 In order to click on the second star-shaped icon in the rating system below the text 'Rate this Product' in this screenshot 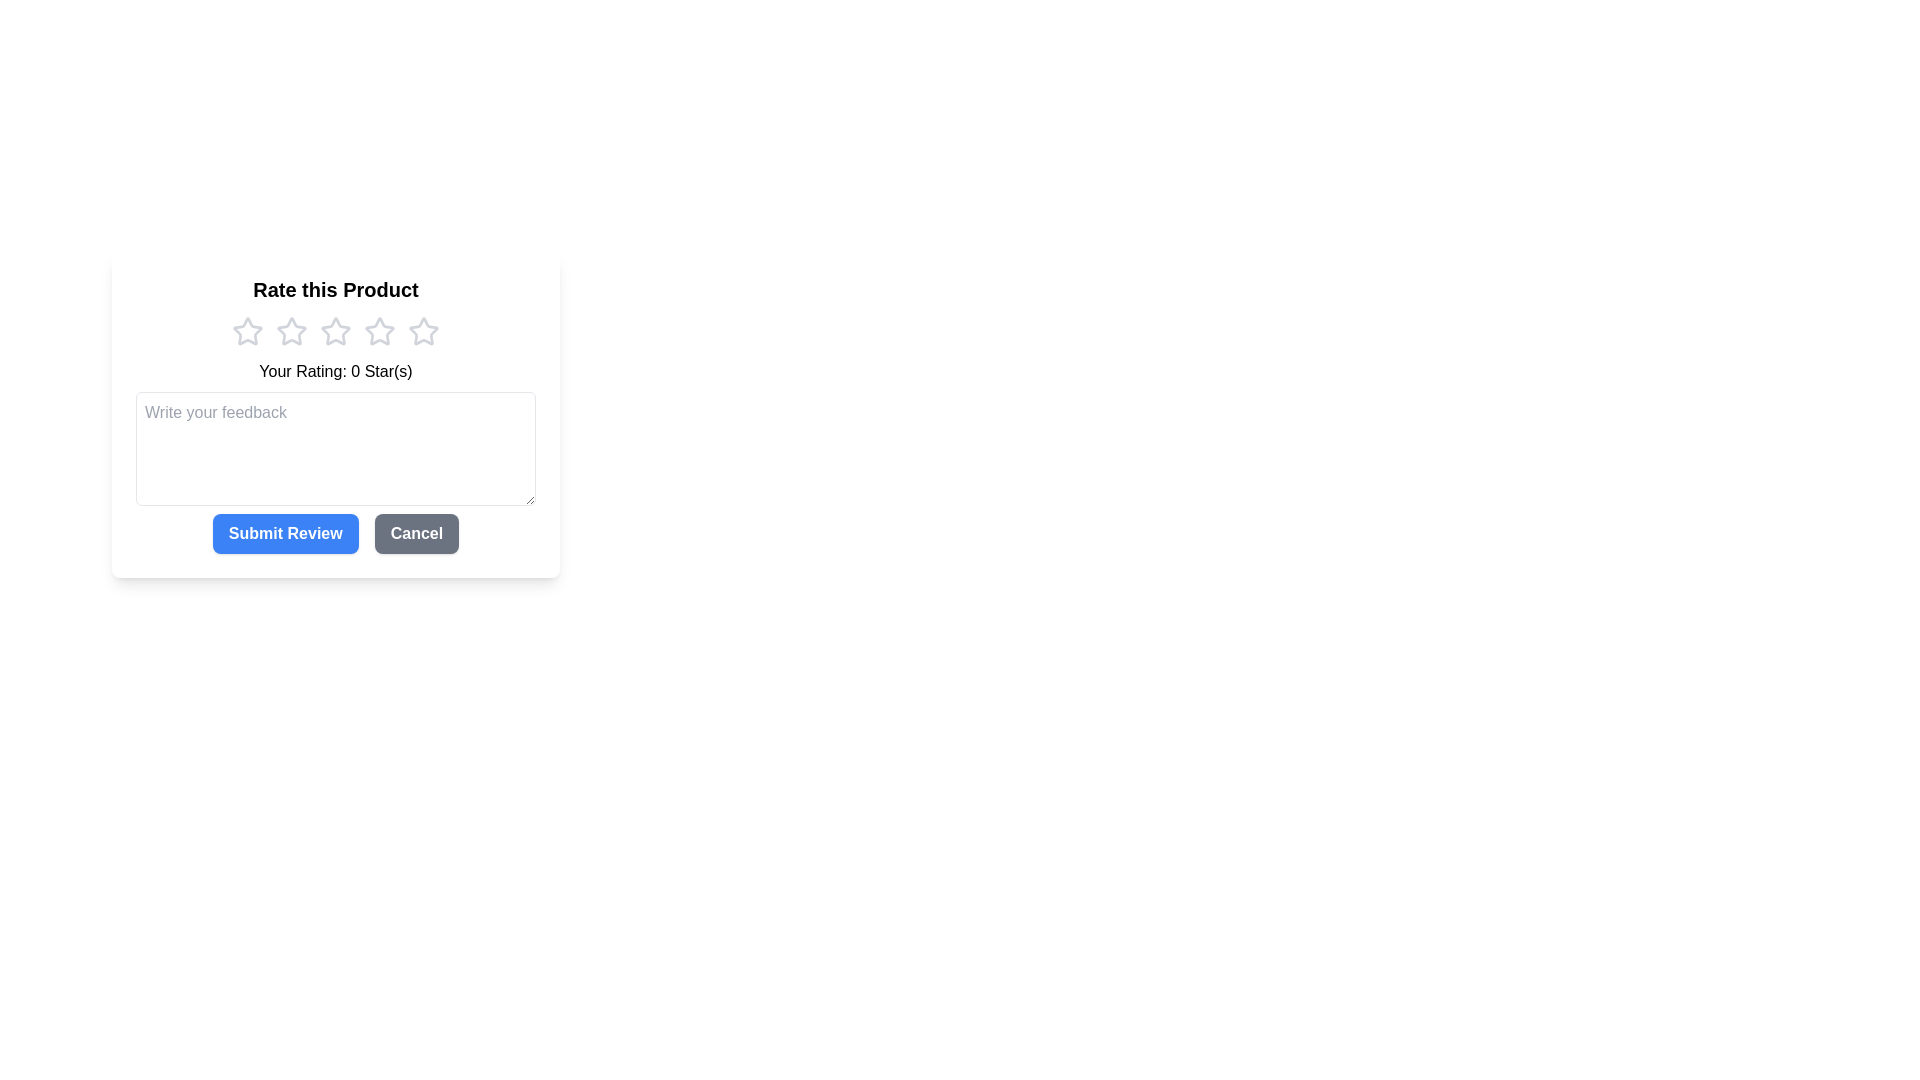, I will do `click(291, 330)`.